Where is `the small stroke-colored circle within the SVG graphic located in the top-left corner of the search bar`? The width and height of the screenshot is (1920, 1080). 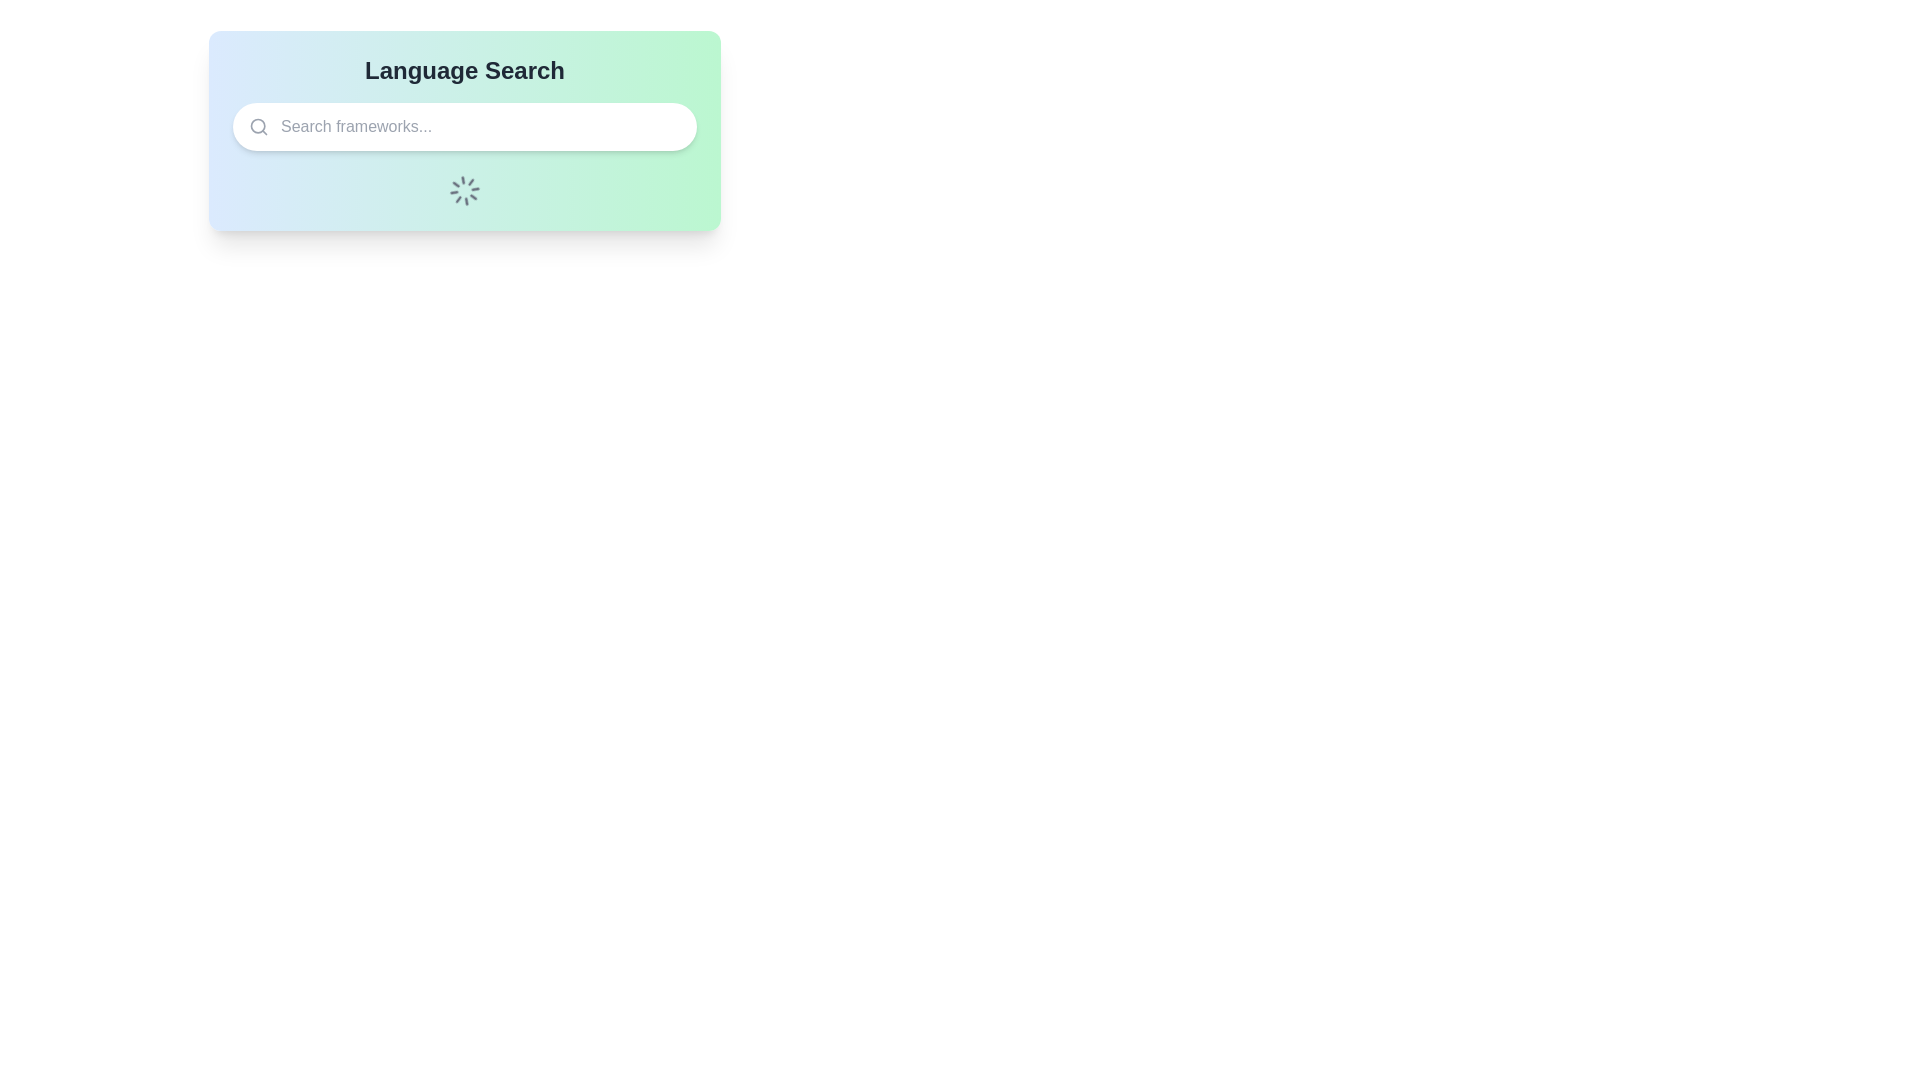 the small stroke-colored circle within the SVG graphic located in the top-left corner of the search bar is located at coordinates (257, 126).